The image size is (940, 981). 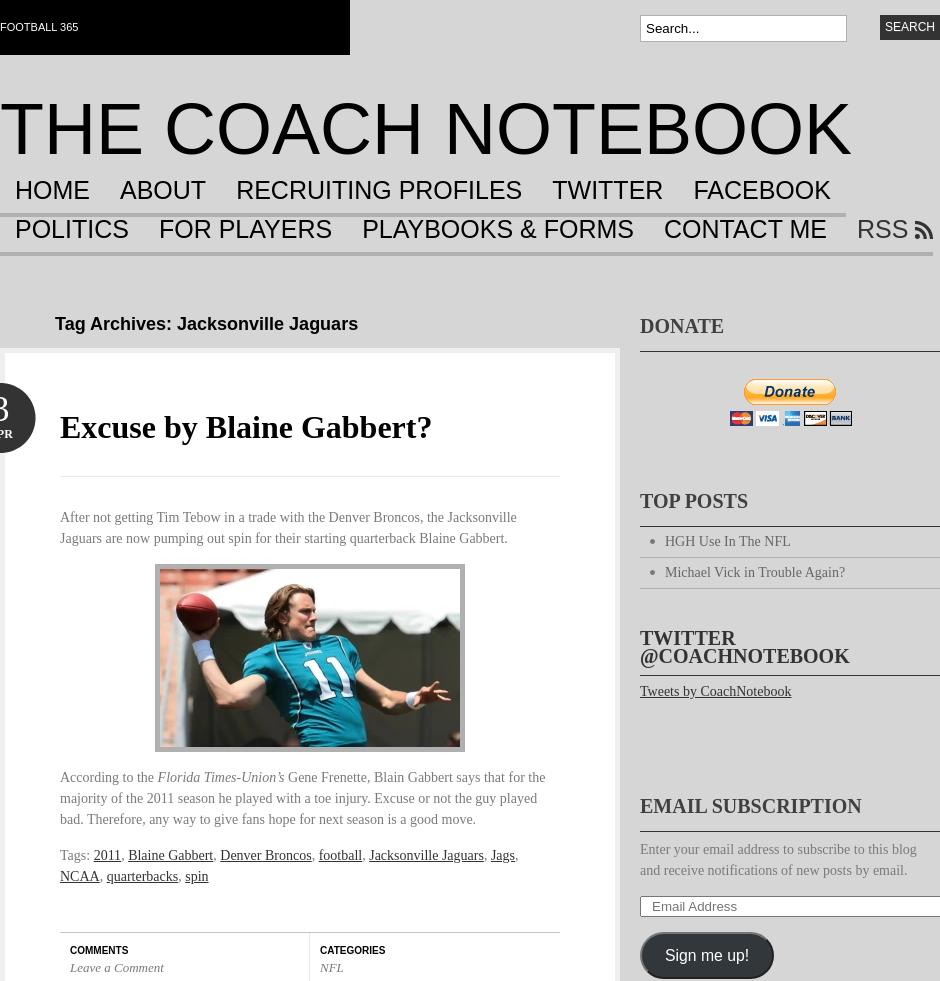 I want to click on 'Excuse by Blaine Gabbert?', so click(x=245, y=426).